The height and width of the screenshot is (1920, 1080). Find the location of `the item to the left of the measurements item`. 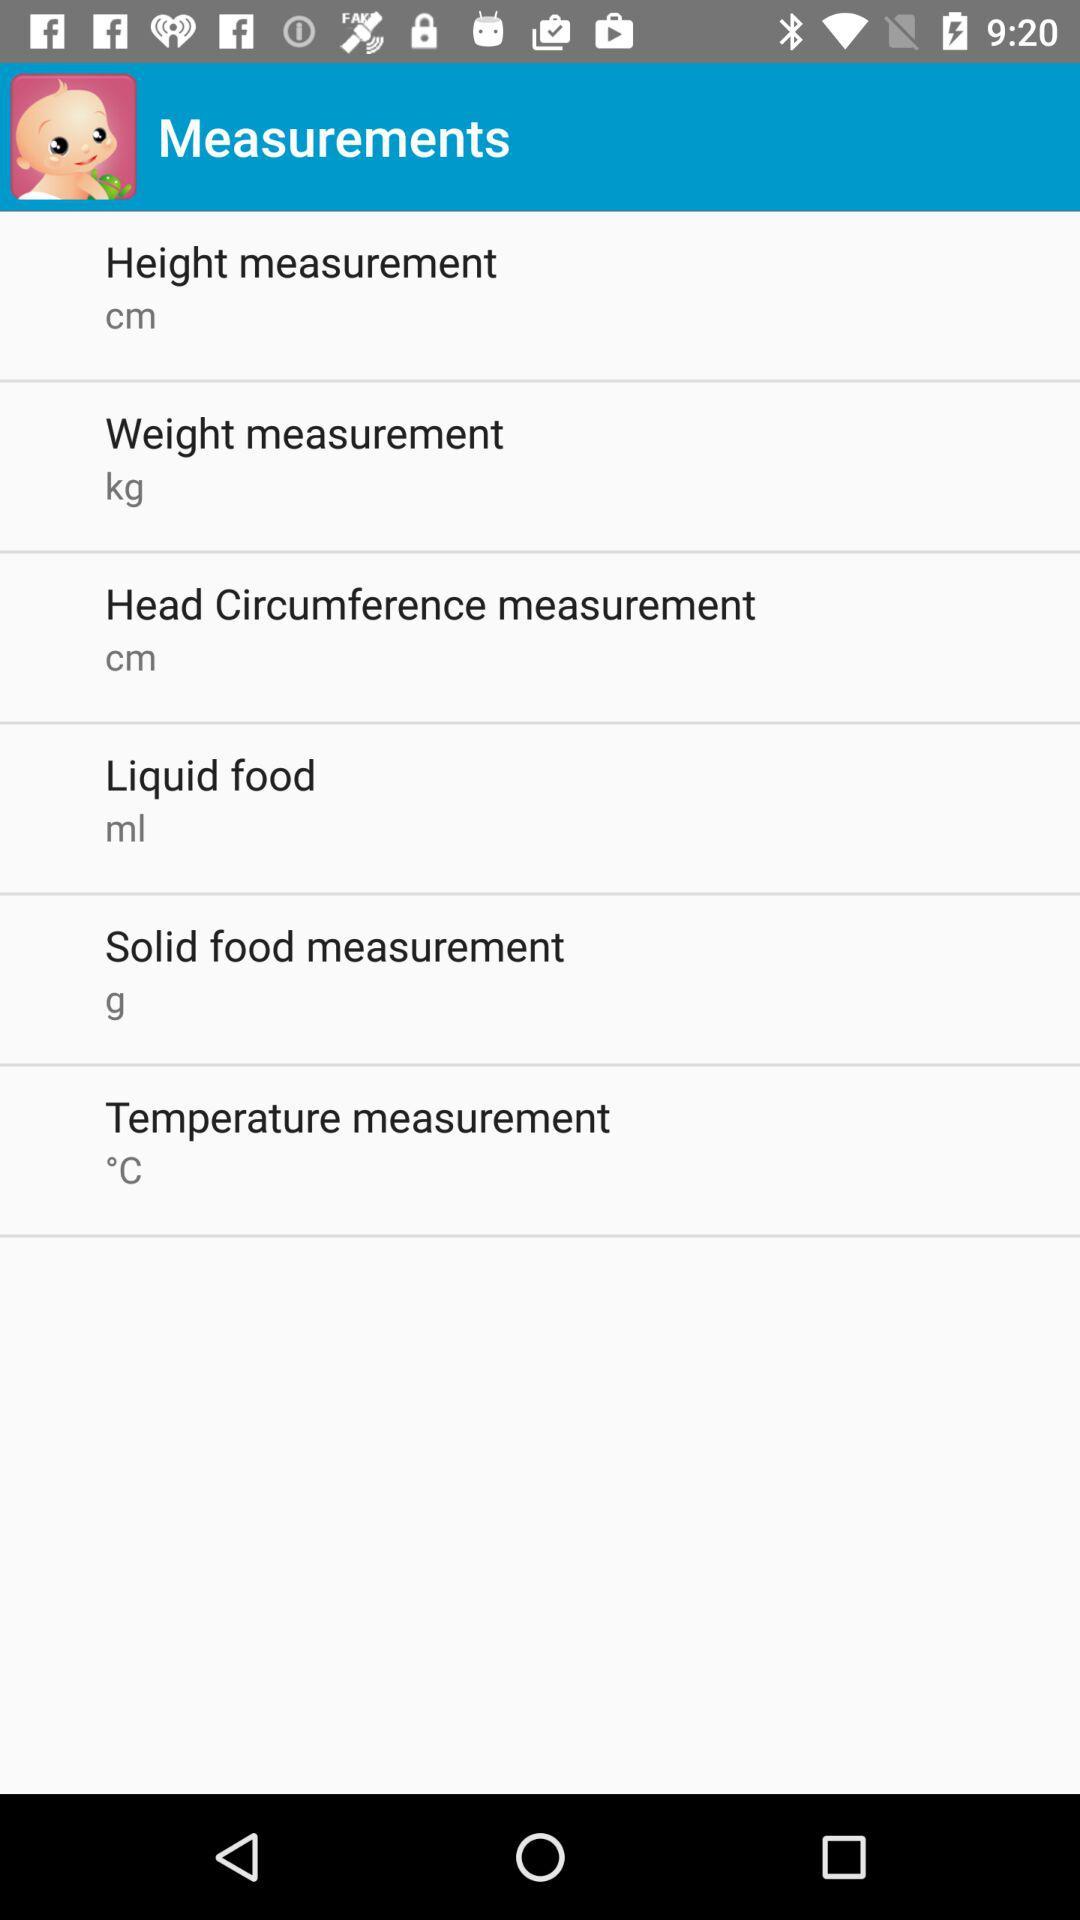

the item to the left of the measurements item is located at coordinates (72, 135).